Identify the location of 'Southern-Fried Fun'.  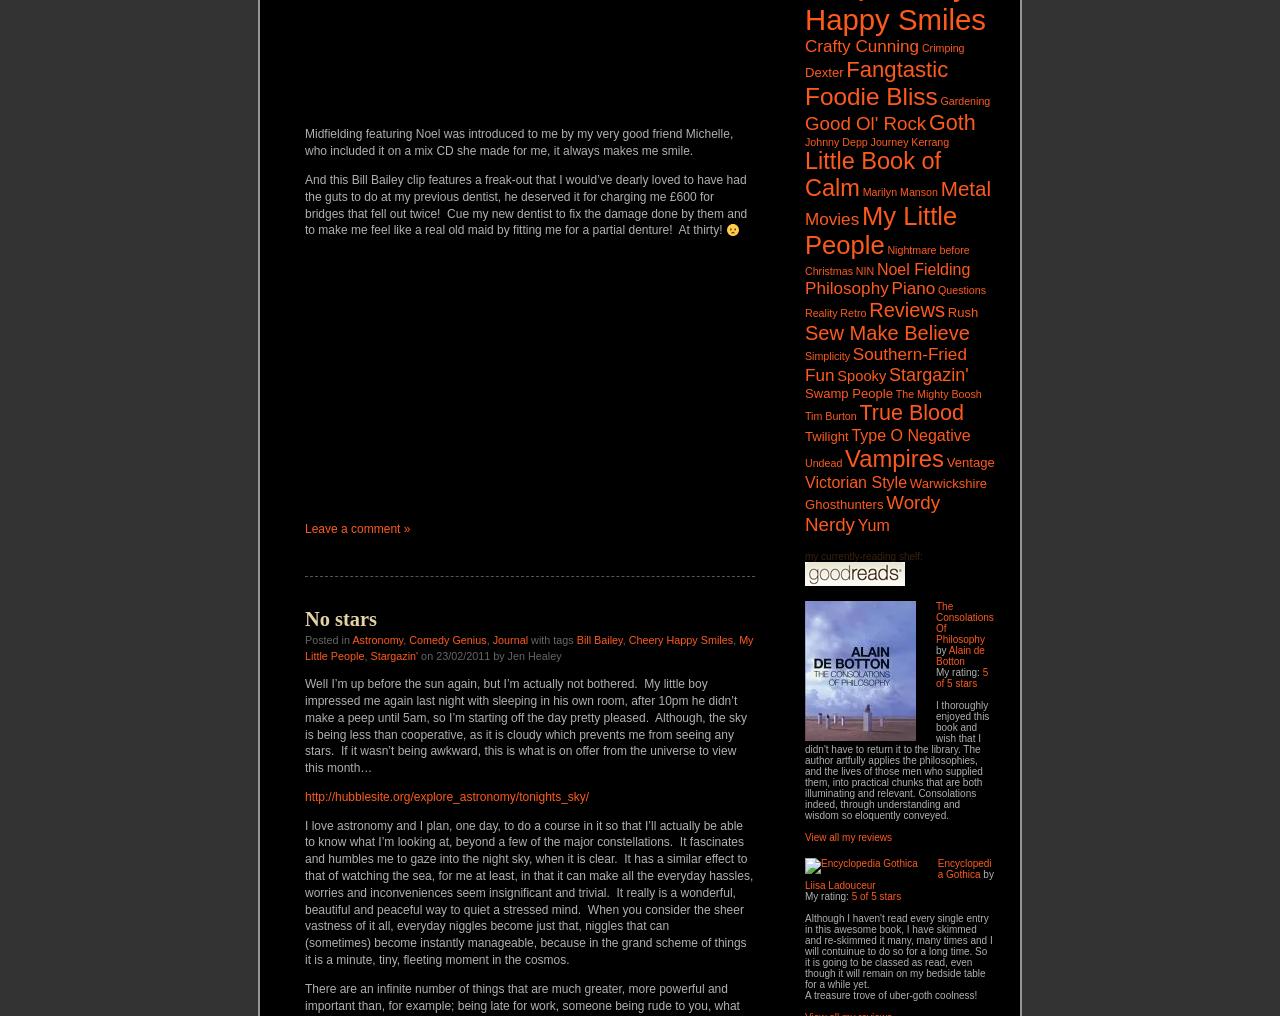
(884, 364).